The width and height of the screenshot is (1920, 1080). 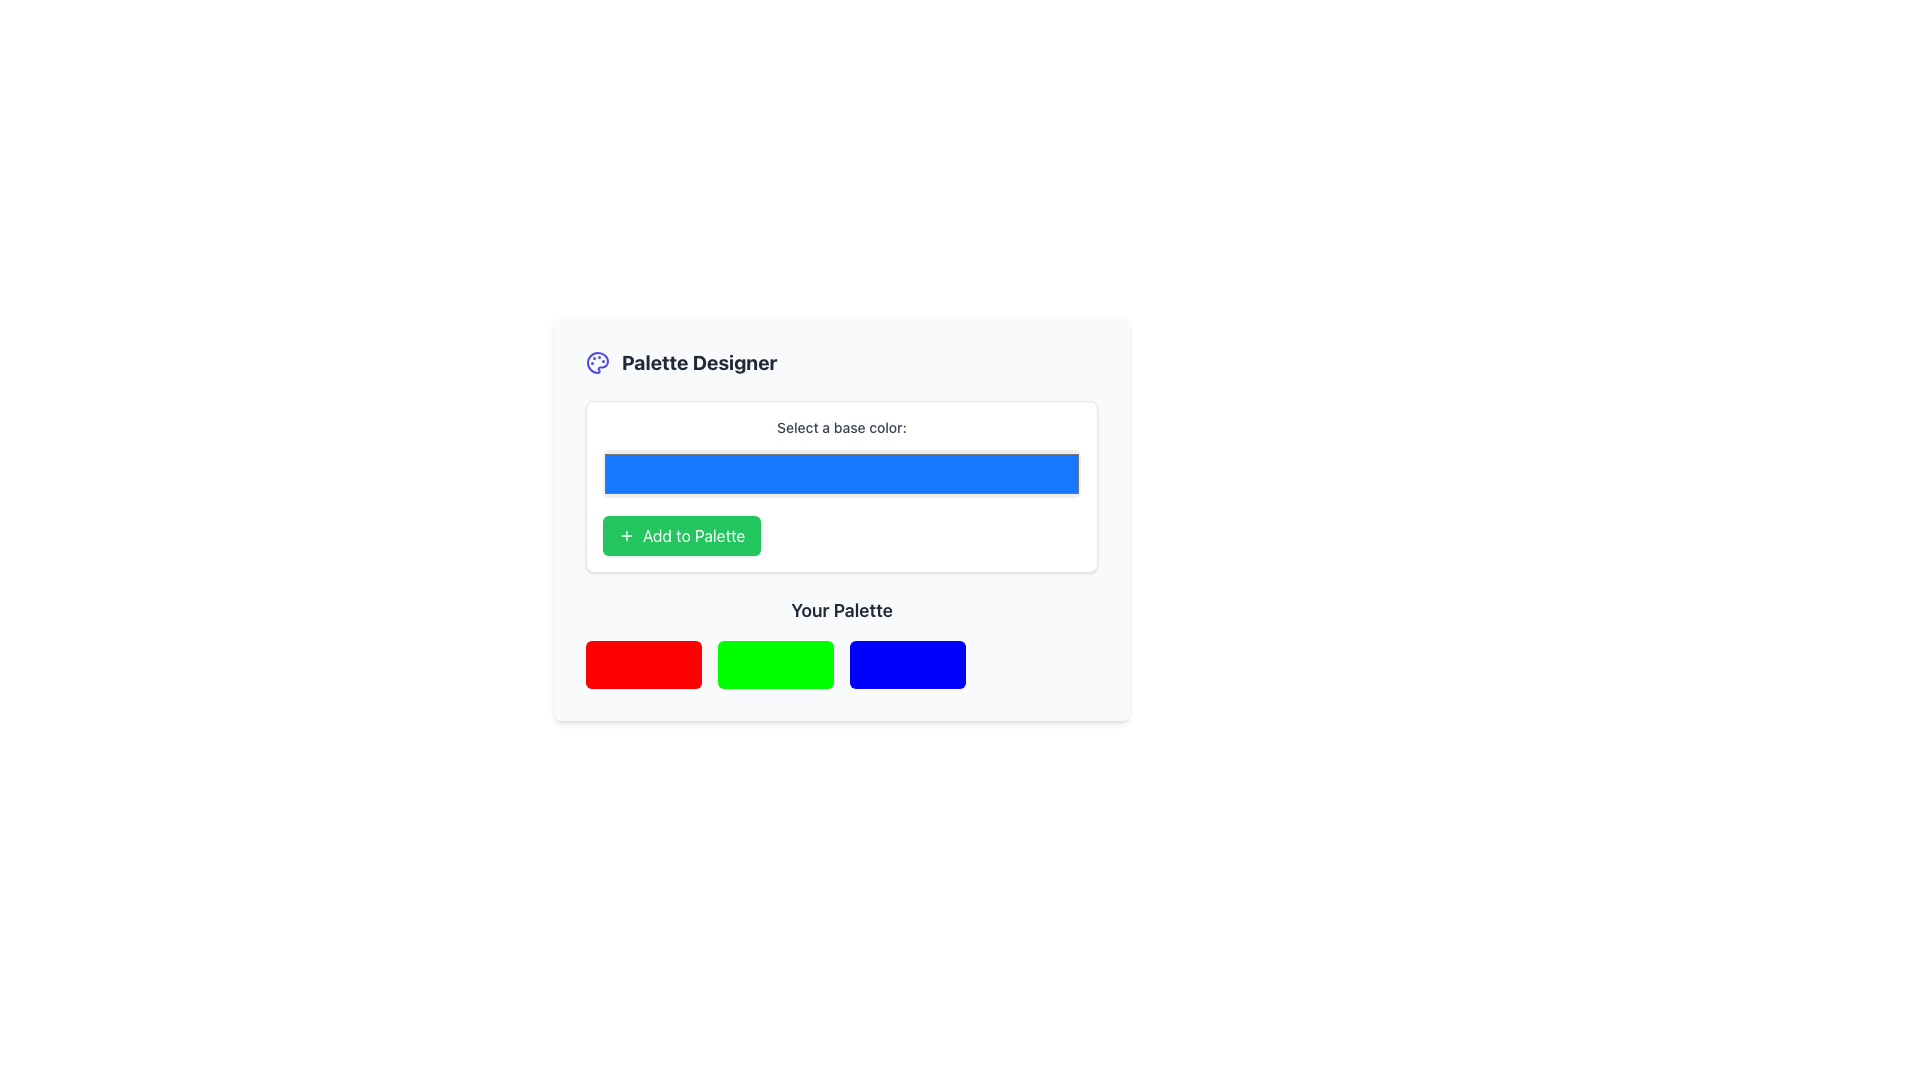 I want to click on the palette icon located in the header section, to the left of the 'Palette Designer' text, so click(x=597, y=362).